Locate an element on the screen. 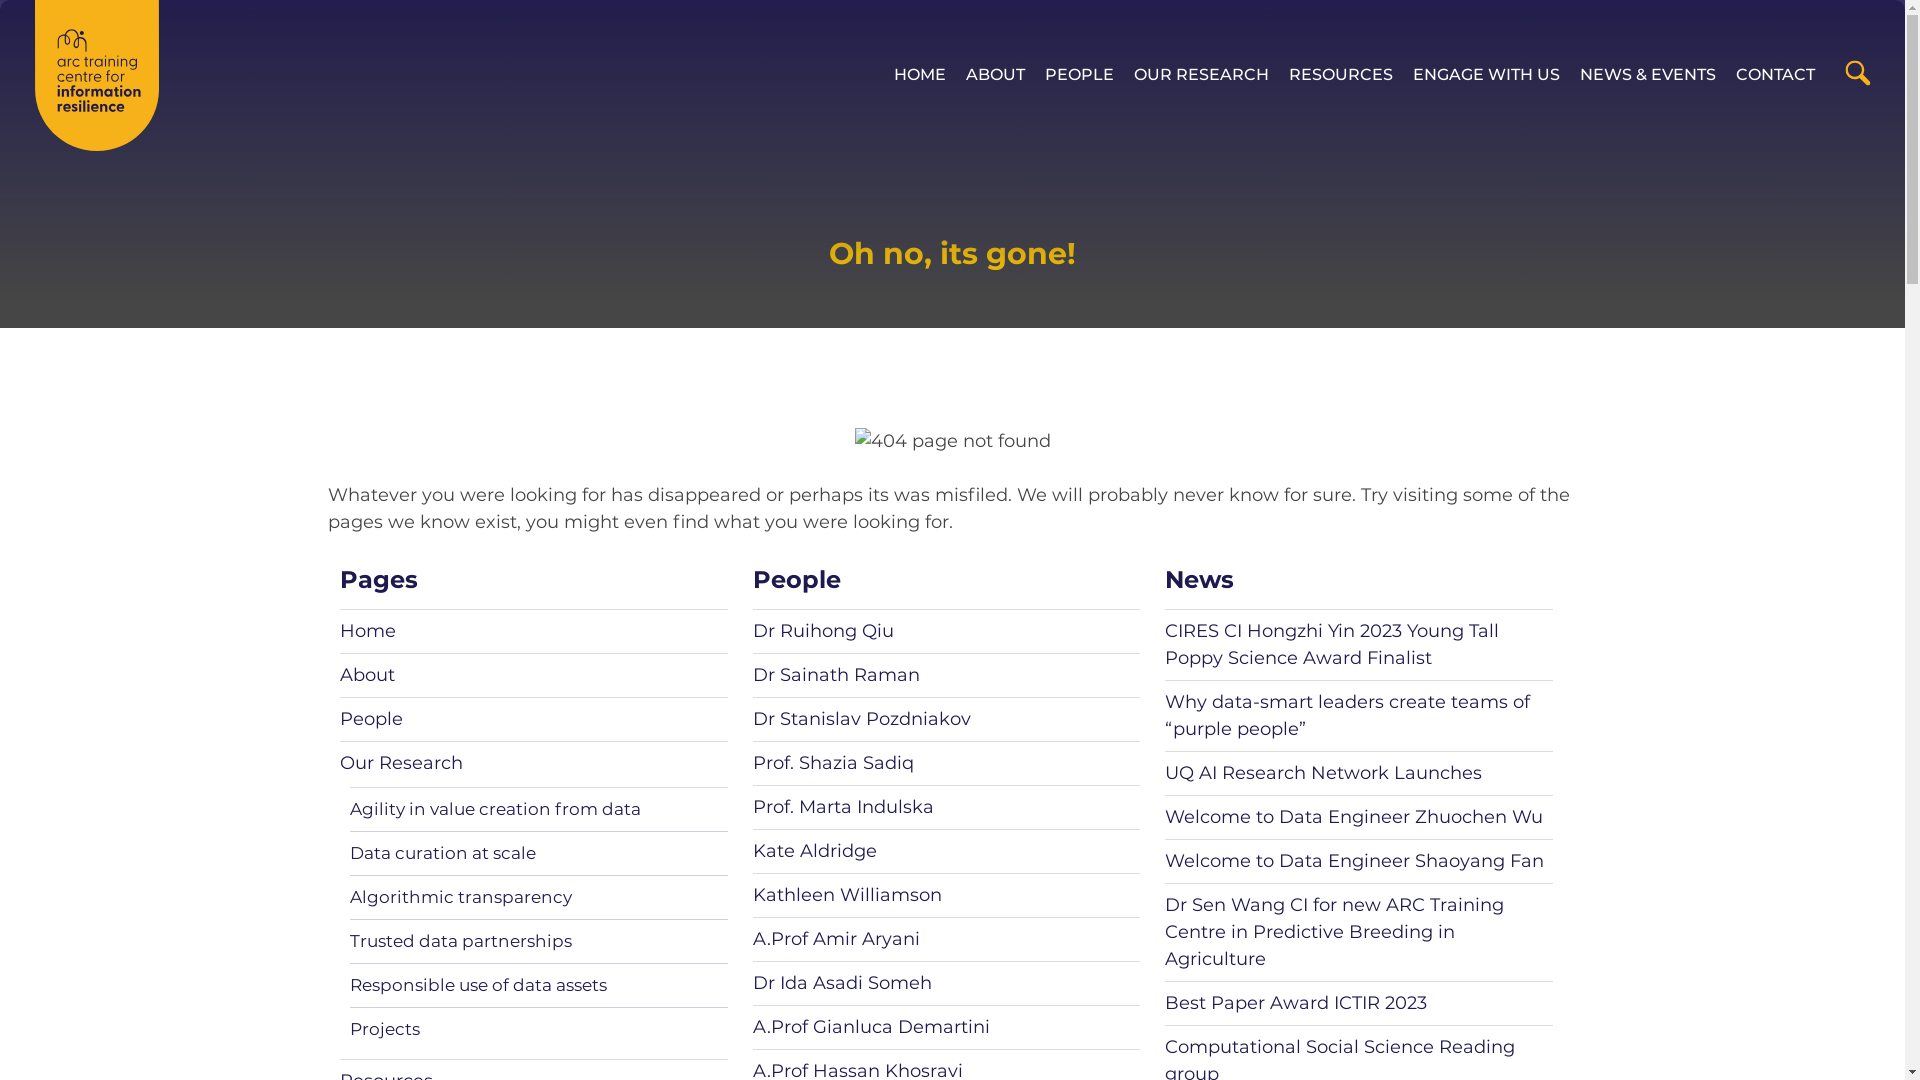 This screenshot has height=1080, width=1920. 'A.Prof Gianluca Demartini' is located at coordinates (870, 1026).